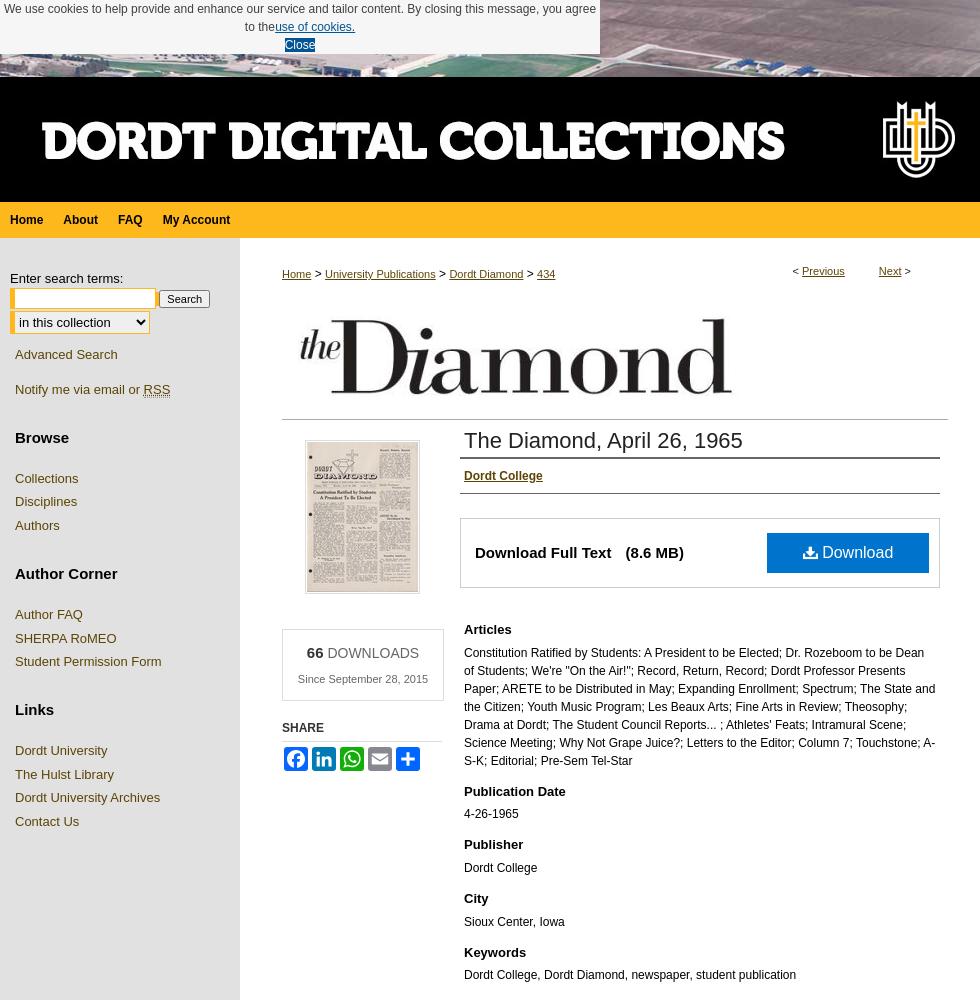 This screenshot has width=980, height=1000. Describe the element at coordinates (65, 571) in the screenshot. I see `'Author Corner'` at that location.